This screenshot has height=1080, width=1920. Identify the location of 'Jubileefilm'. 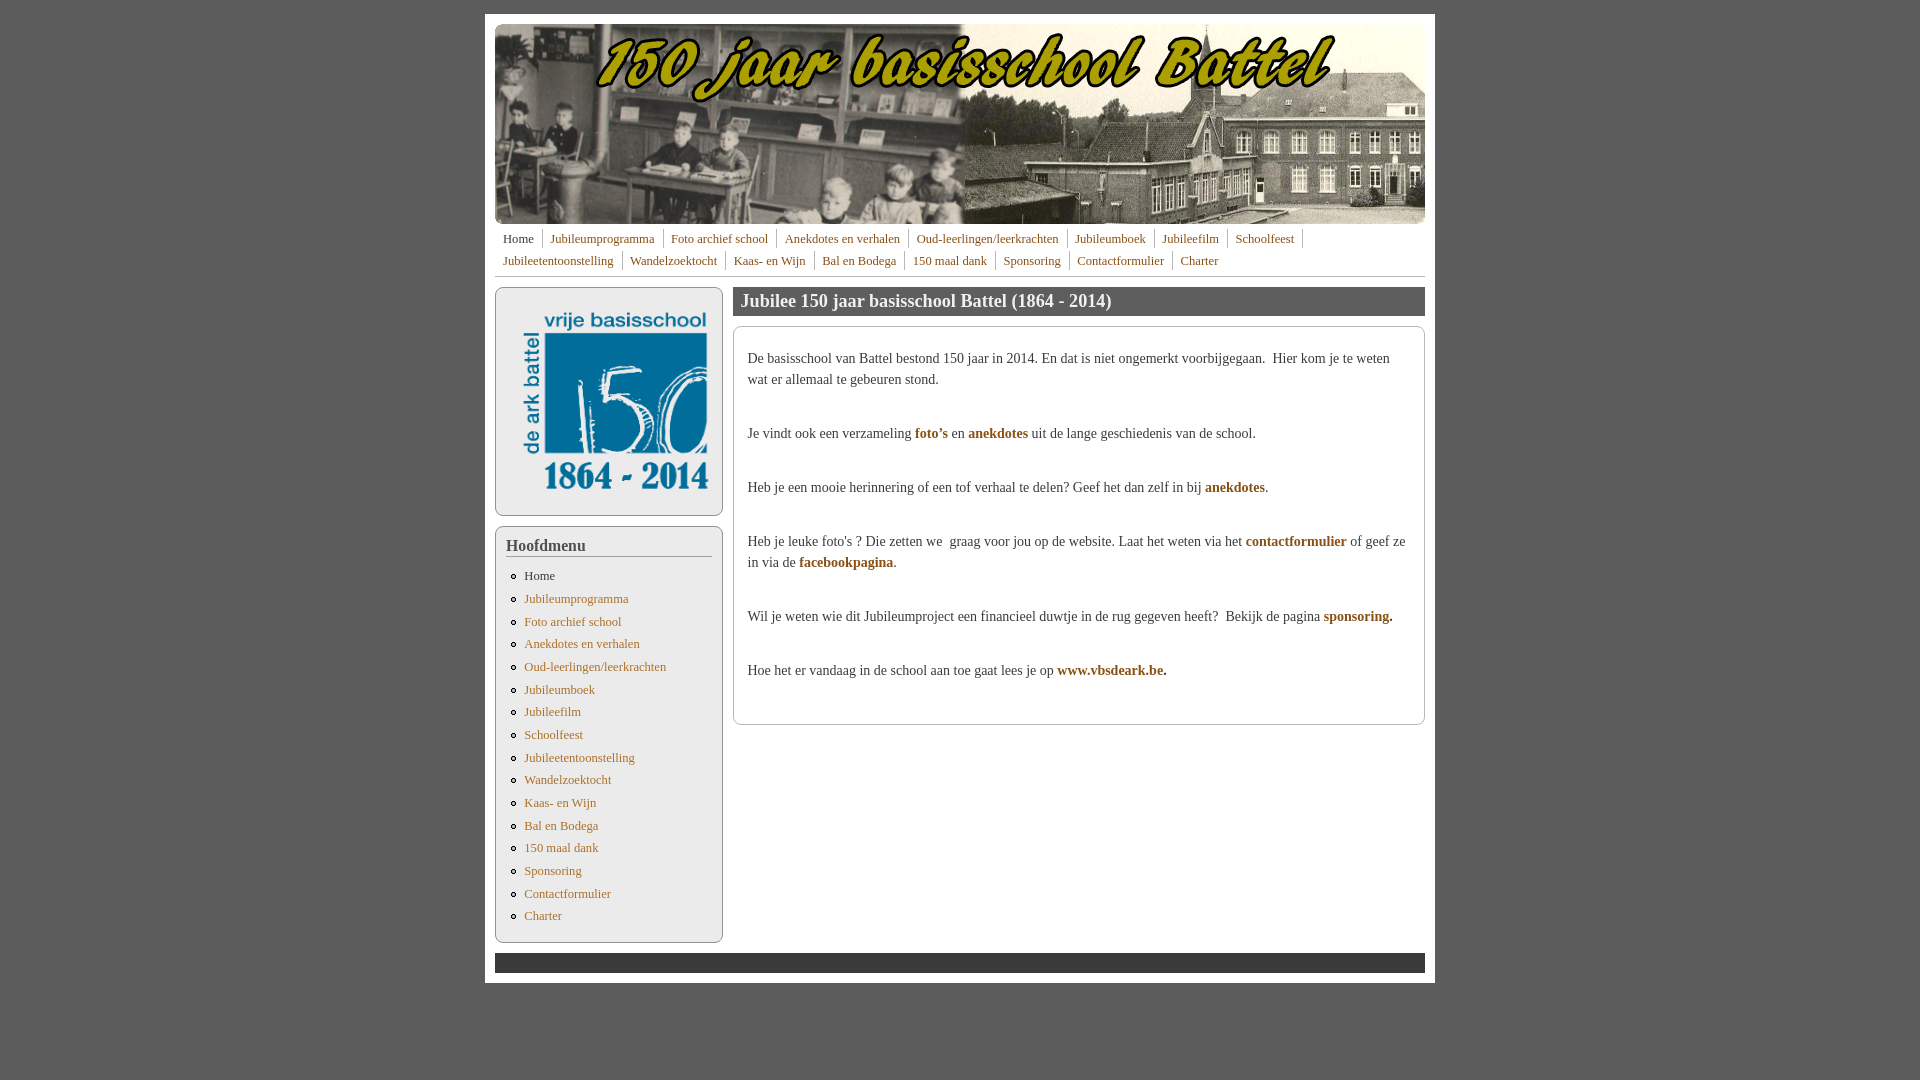
(1190, 238).